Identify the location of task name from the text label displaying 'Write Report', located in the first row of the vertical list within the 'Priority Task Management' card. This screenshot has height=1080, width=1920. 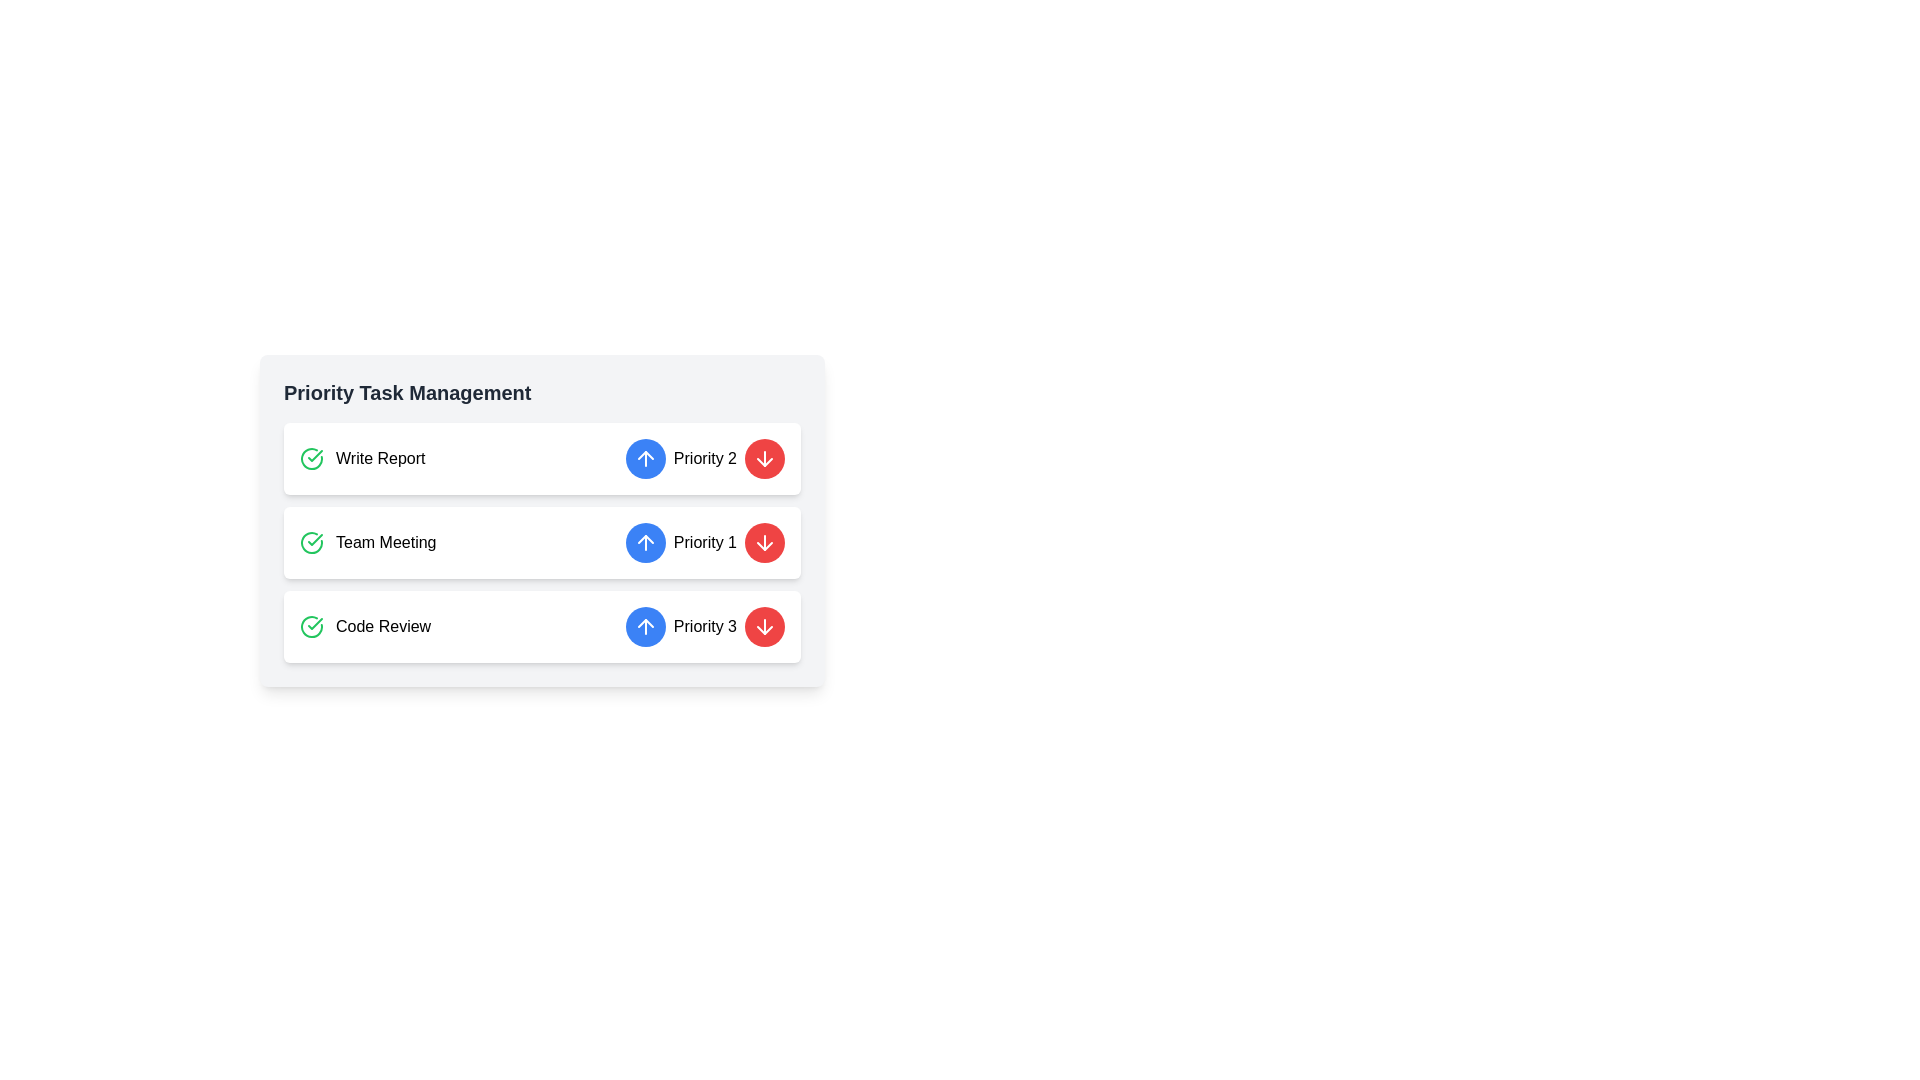
(380, 459).